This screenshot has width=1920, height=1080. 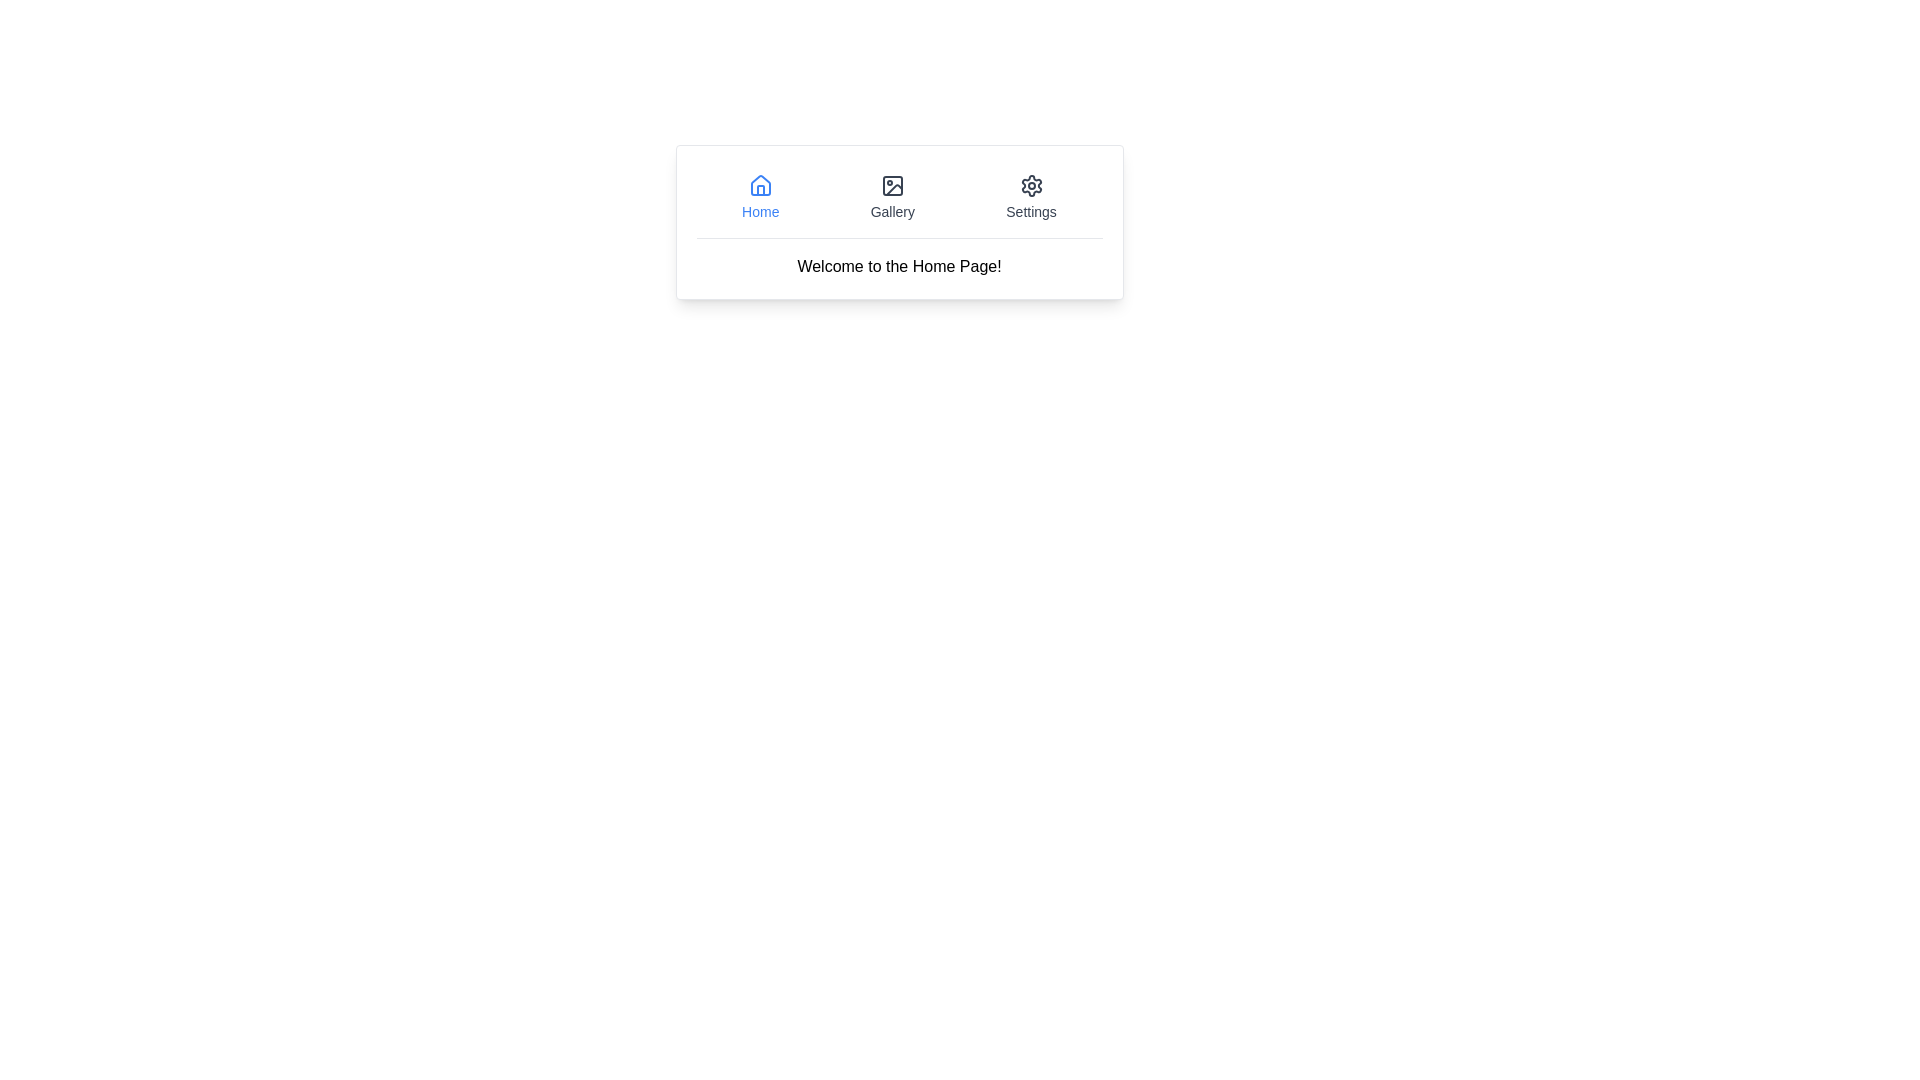 I want to click on the settings icon, which is a gear-like shape located in the top-right section of the navigation bar, so click(x=1031, y=185).